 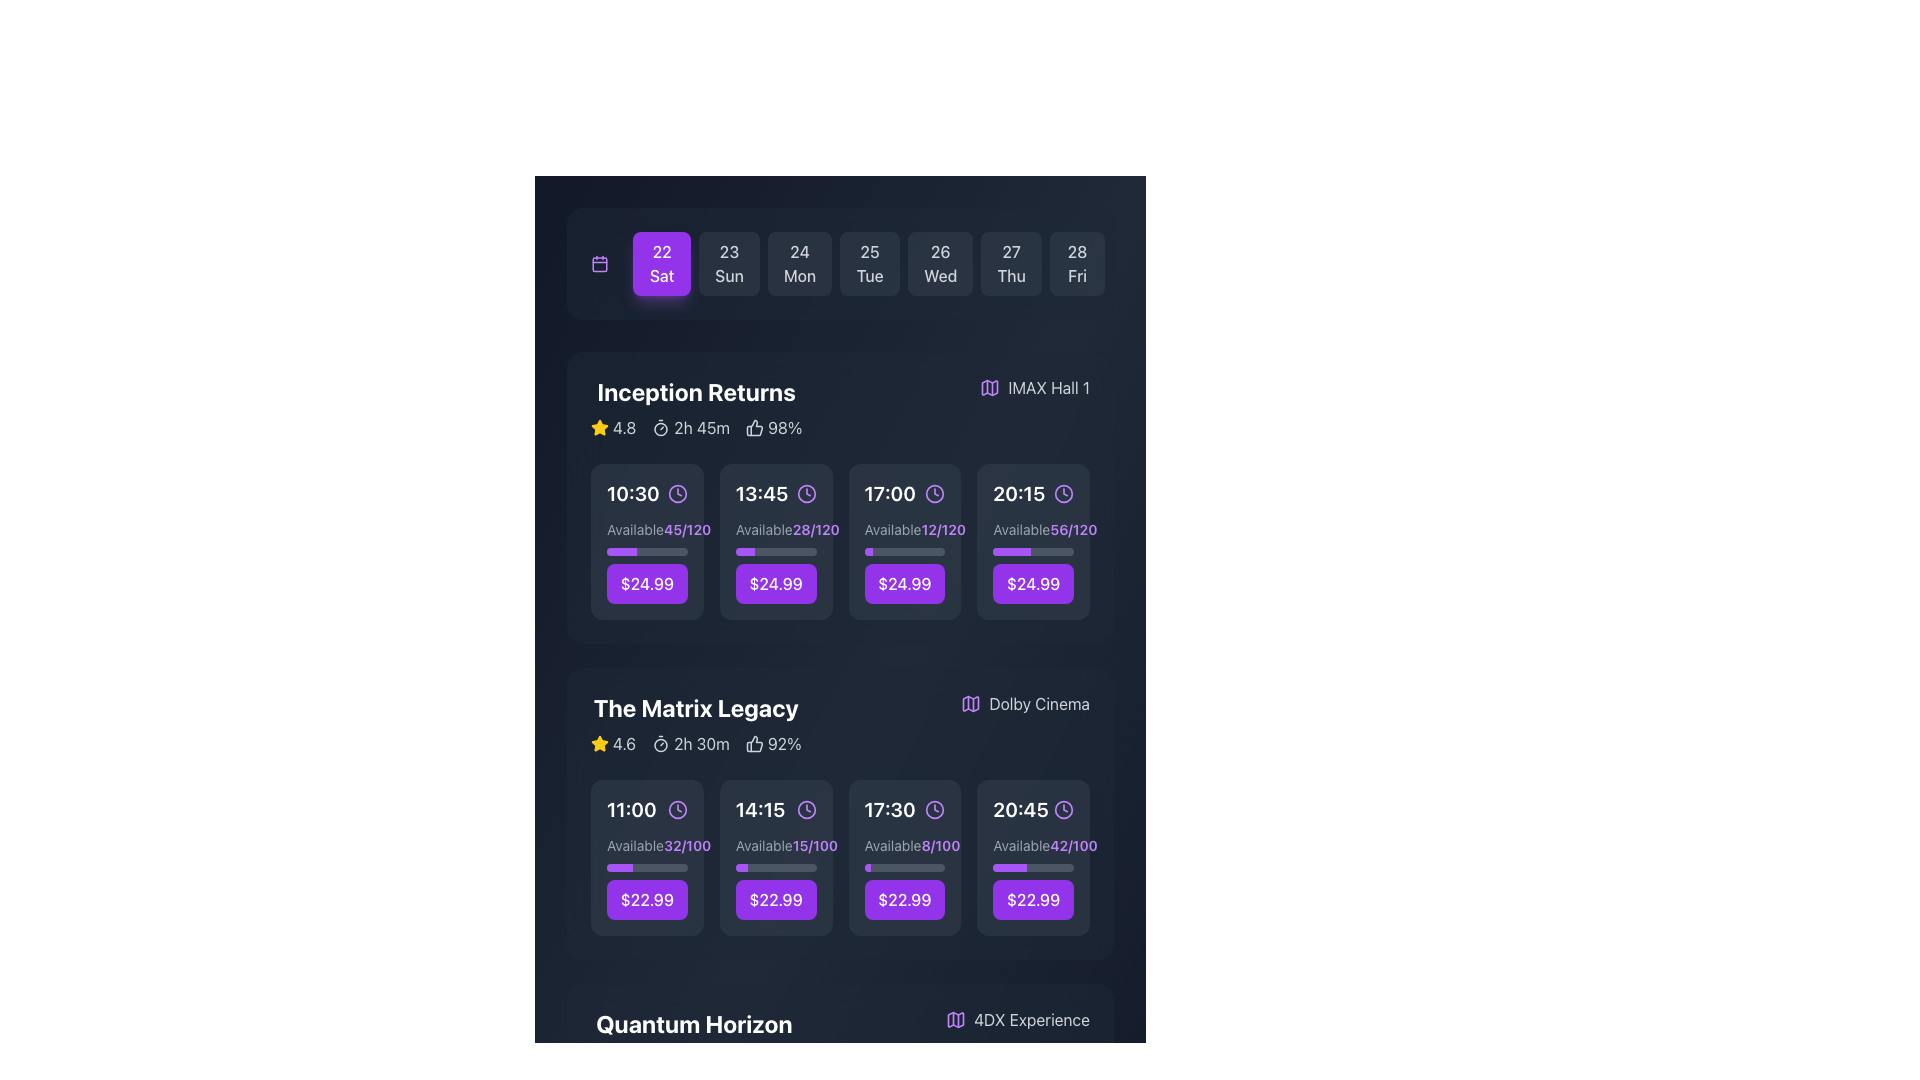 What do you see at coordinates (1032, 856) in the screenshot?
I see `the button` at bounding box center [1032, 856].